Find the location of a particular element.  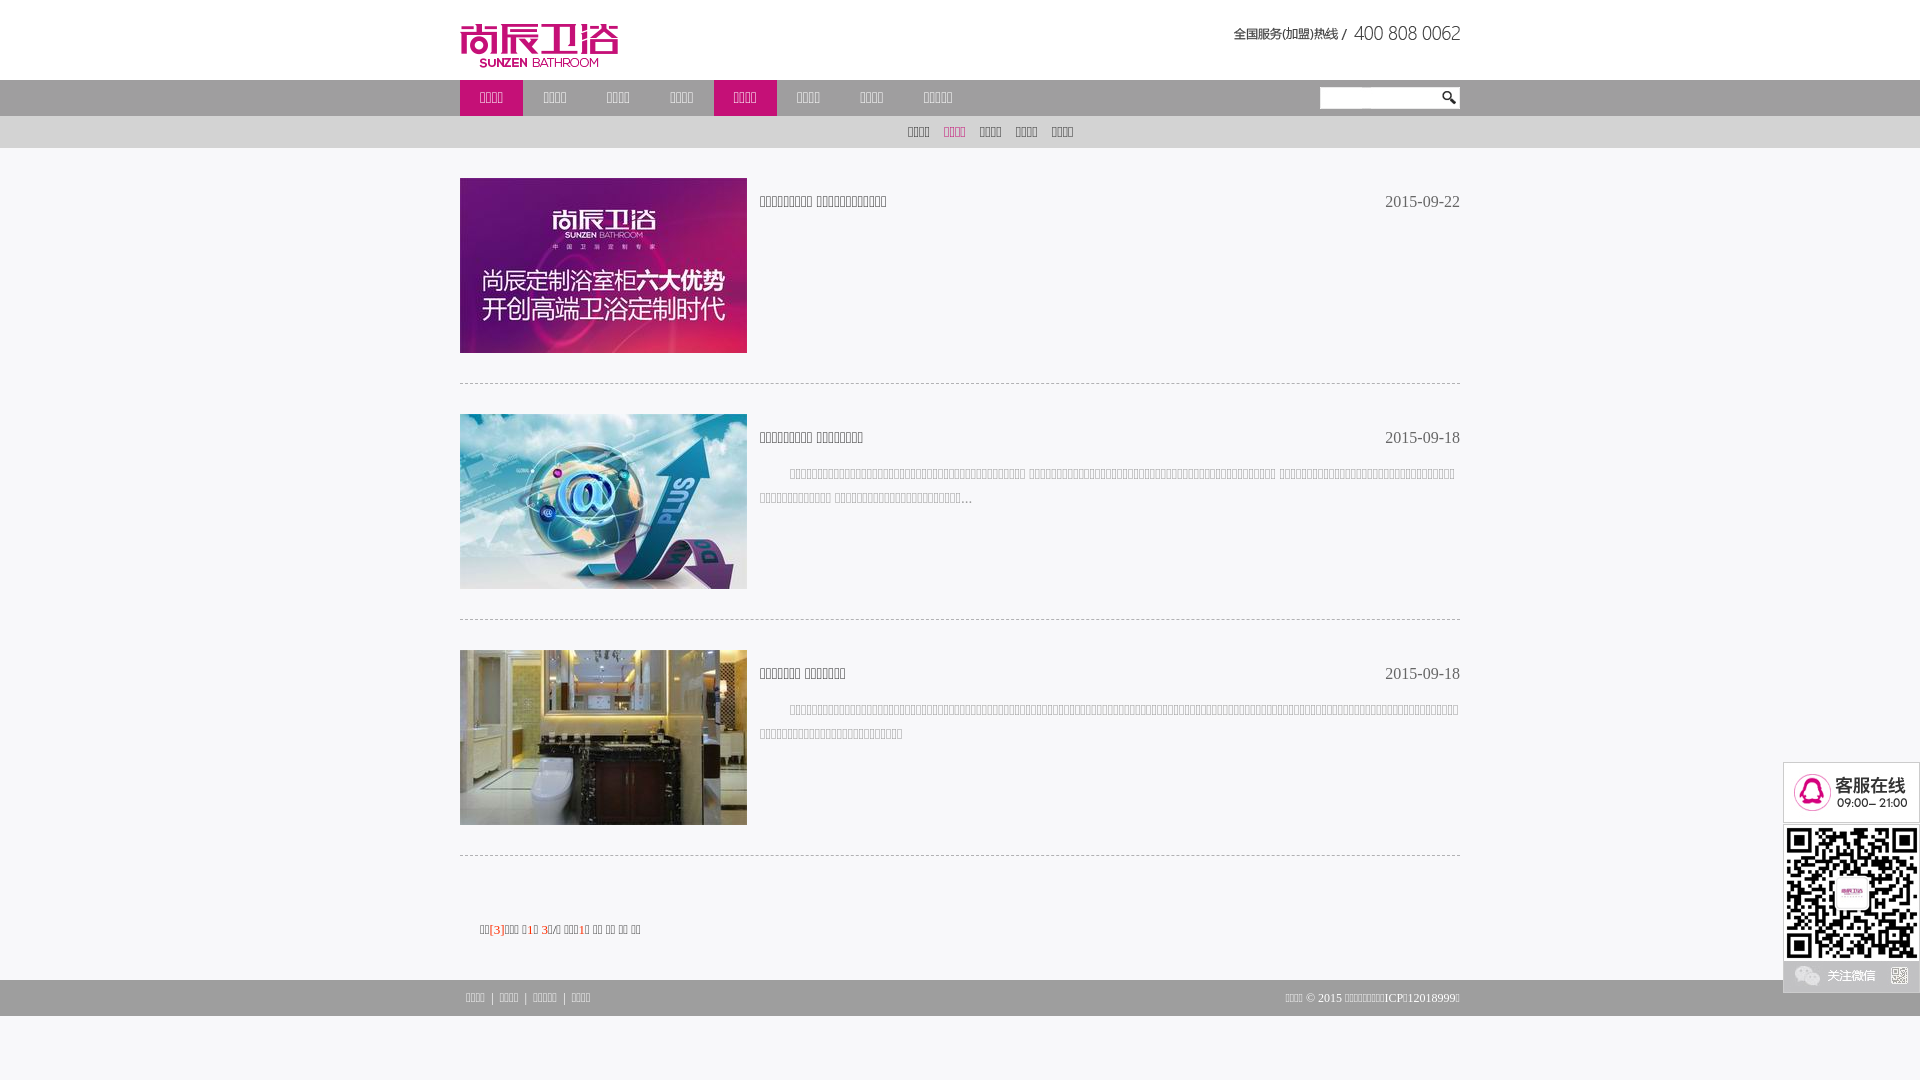

'12018999' is located at coordinates (1430, 998).